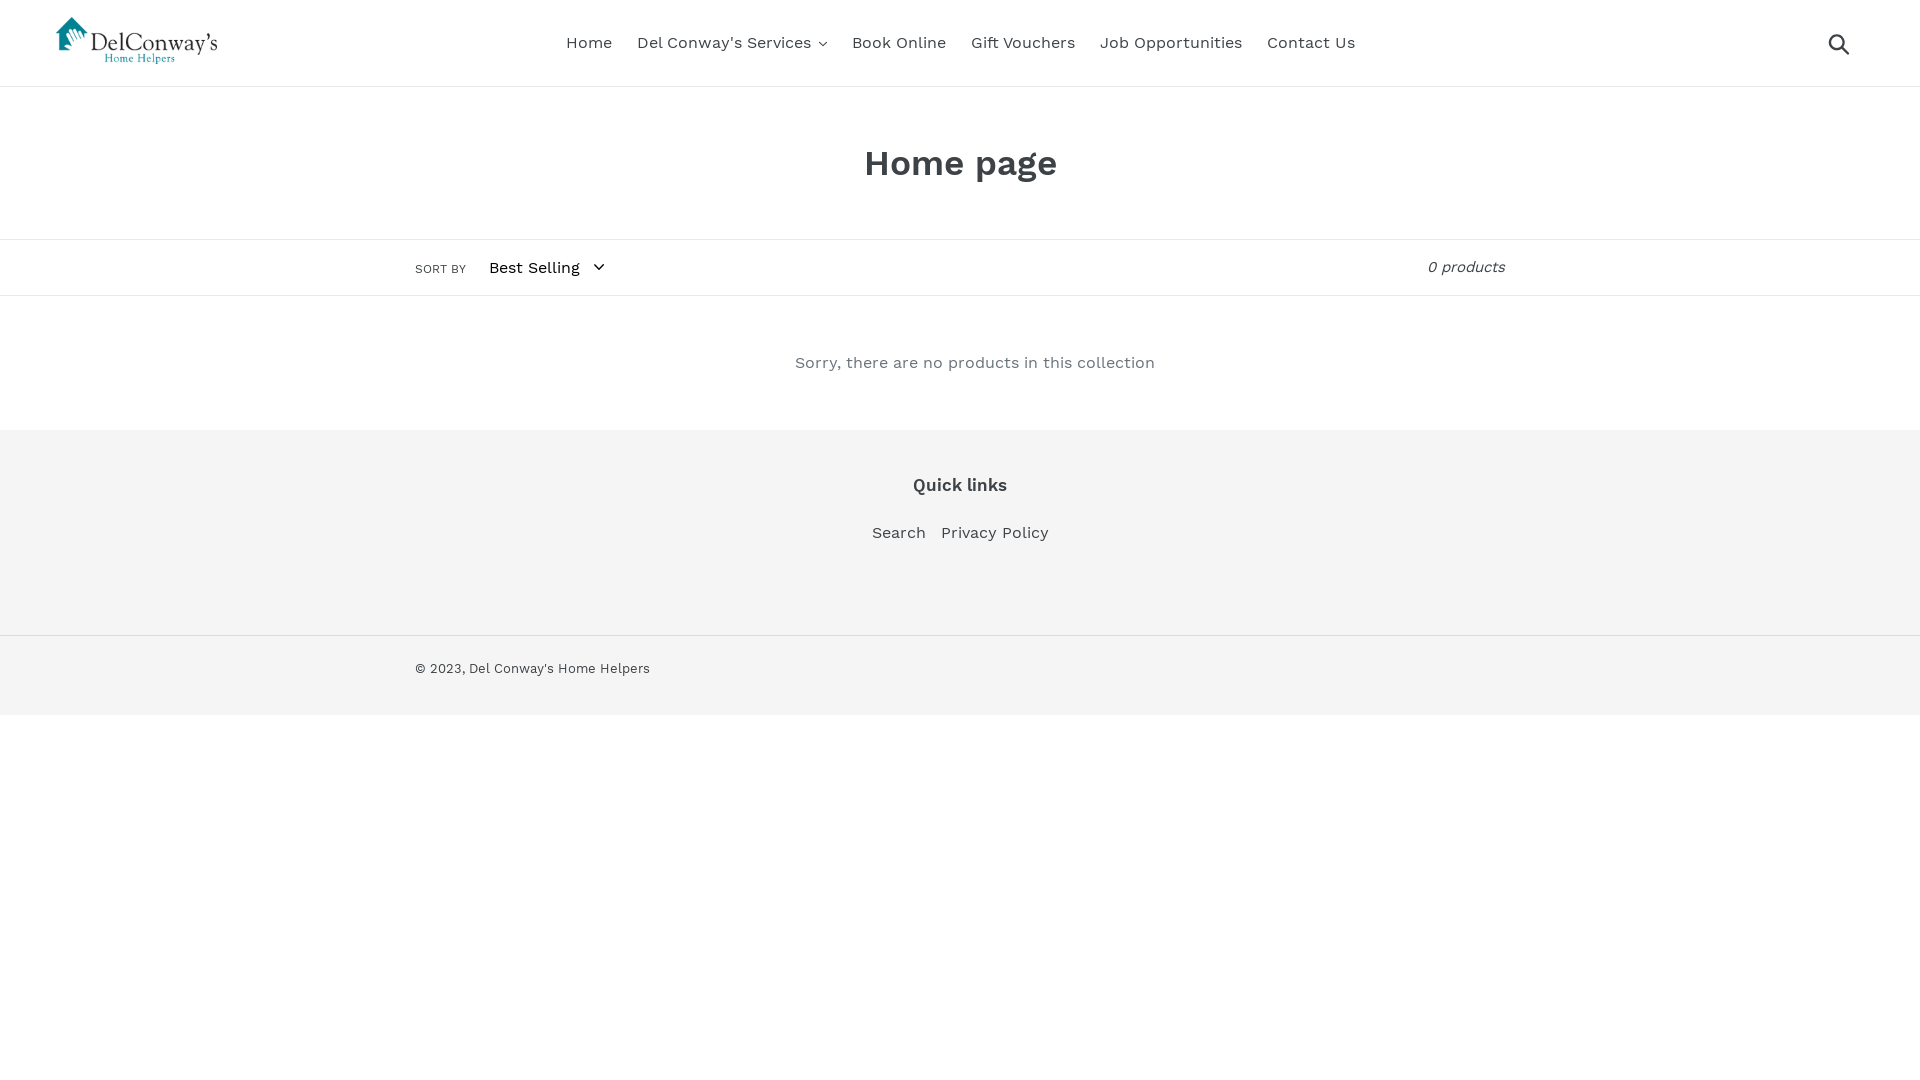 This screenshot has height=1080, width=1920. What do you see at coordinates (993, 531) in the screenshot?
I see `'Privacy Policy'` at bounding box center [993, 531].